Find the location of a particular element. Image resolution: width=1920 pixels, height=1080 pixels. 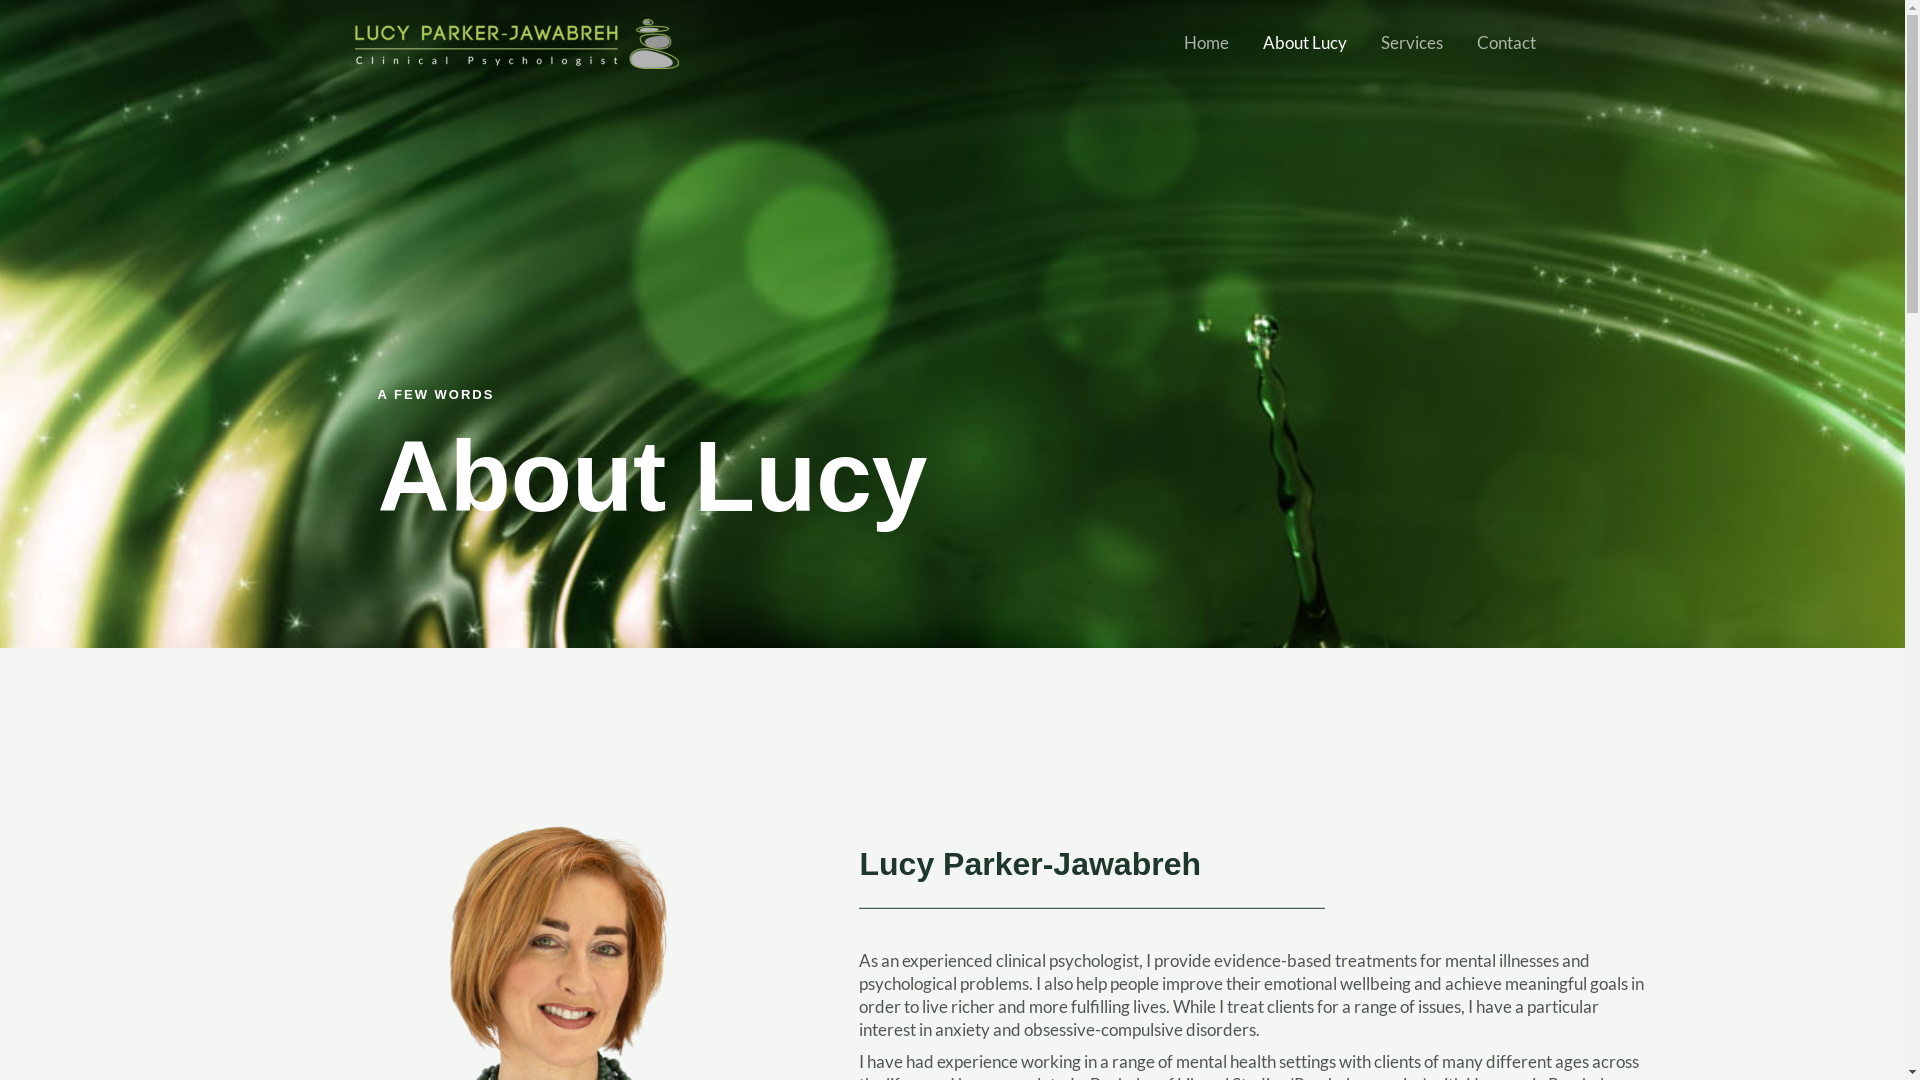

'Services' is located at coordinates (1410, 42).